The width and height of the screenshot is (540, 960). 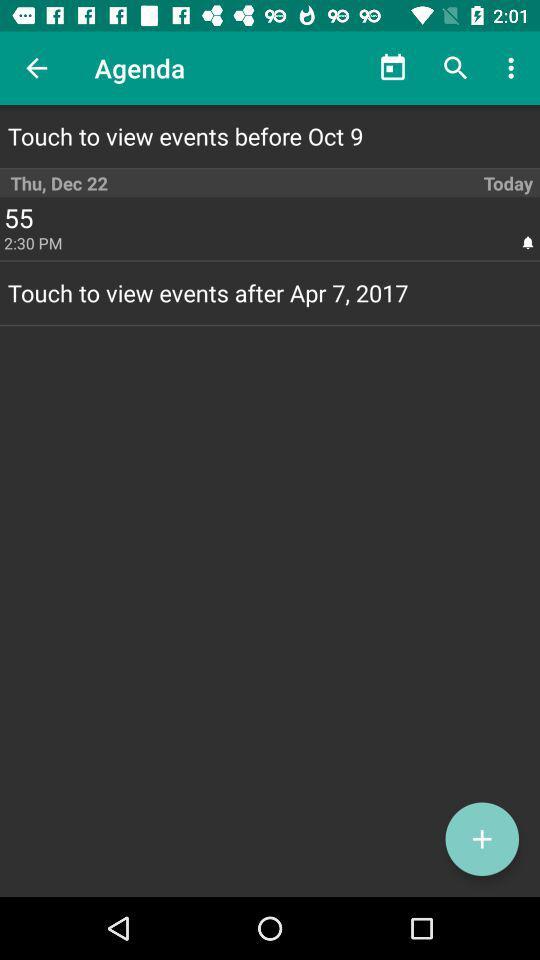 What do you see at coordinates (481, 839) in the screenshot?
I see `new agenda` at bounding box center [481, 839].